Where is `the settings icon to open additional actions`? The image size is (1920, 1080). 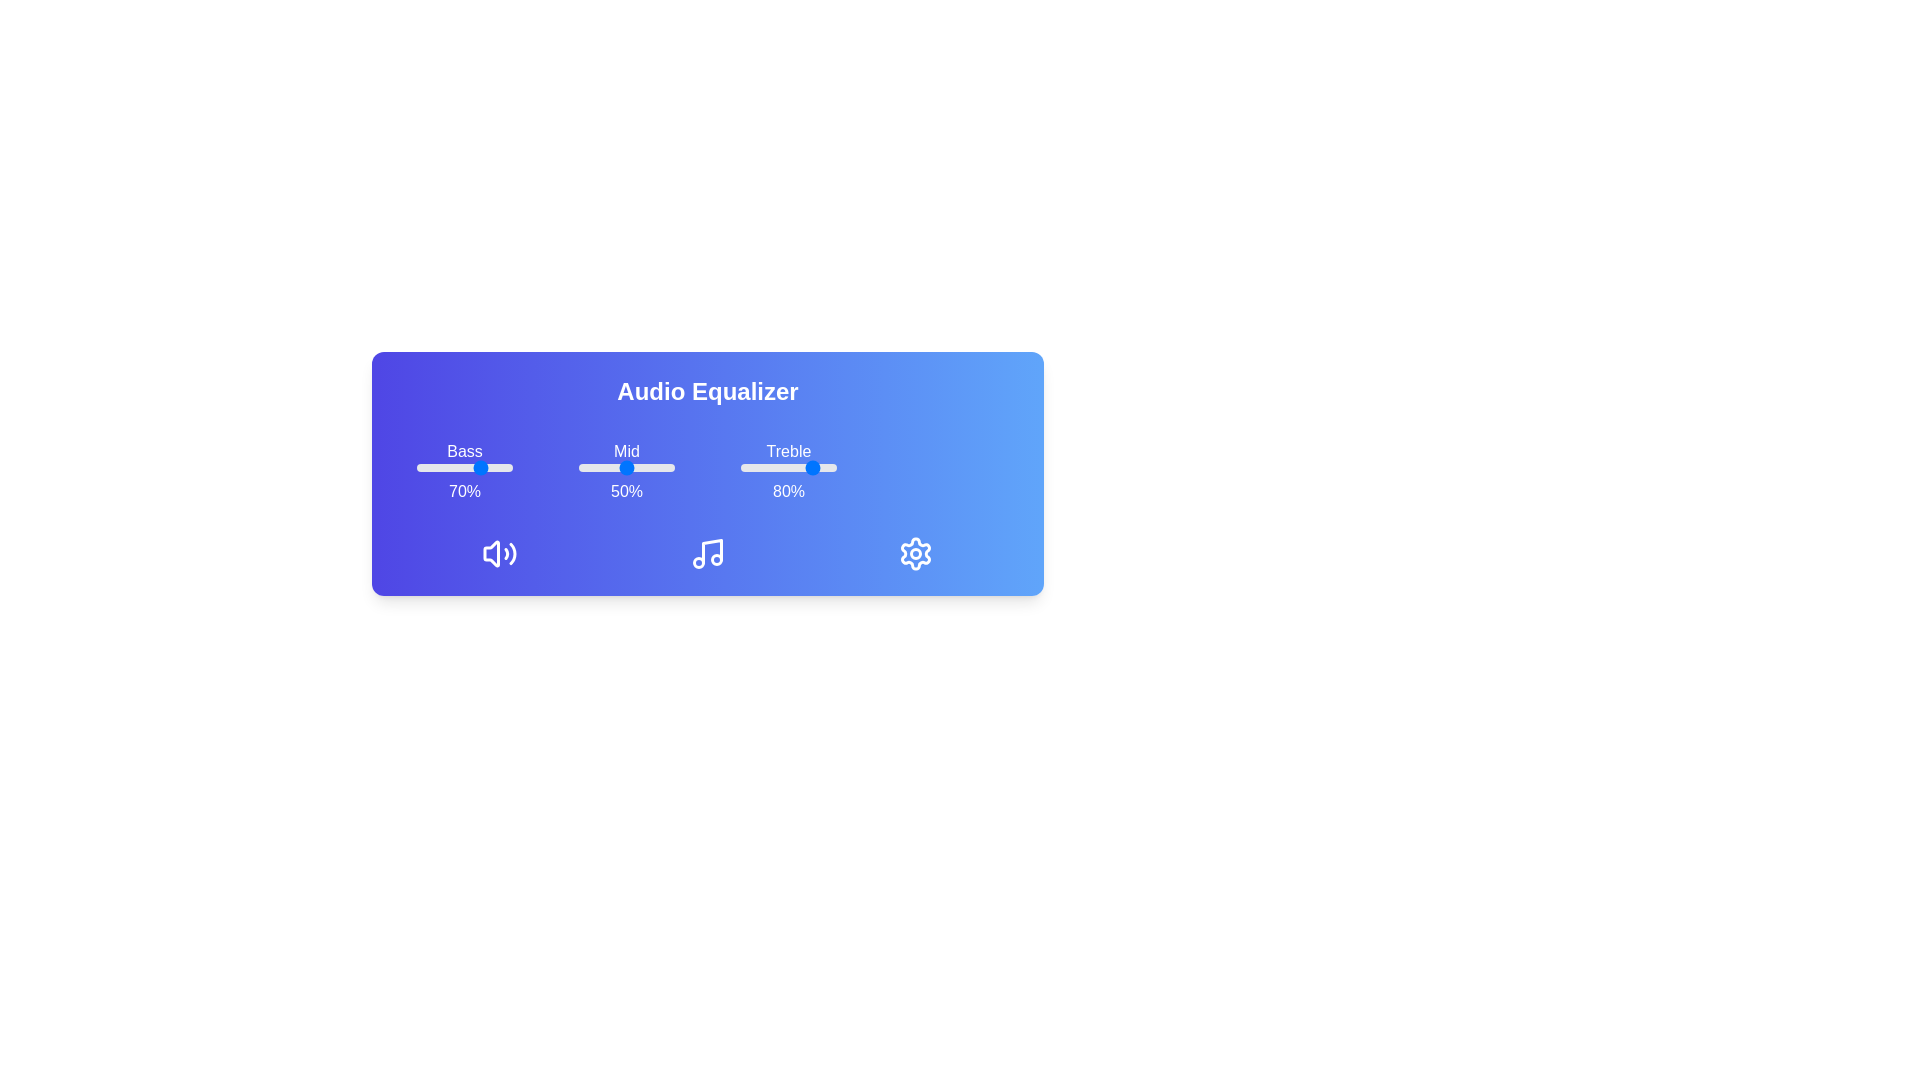
the settings icon to open additional actions is located at coordinates (915, 554).